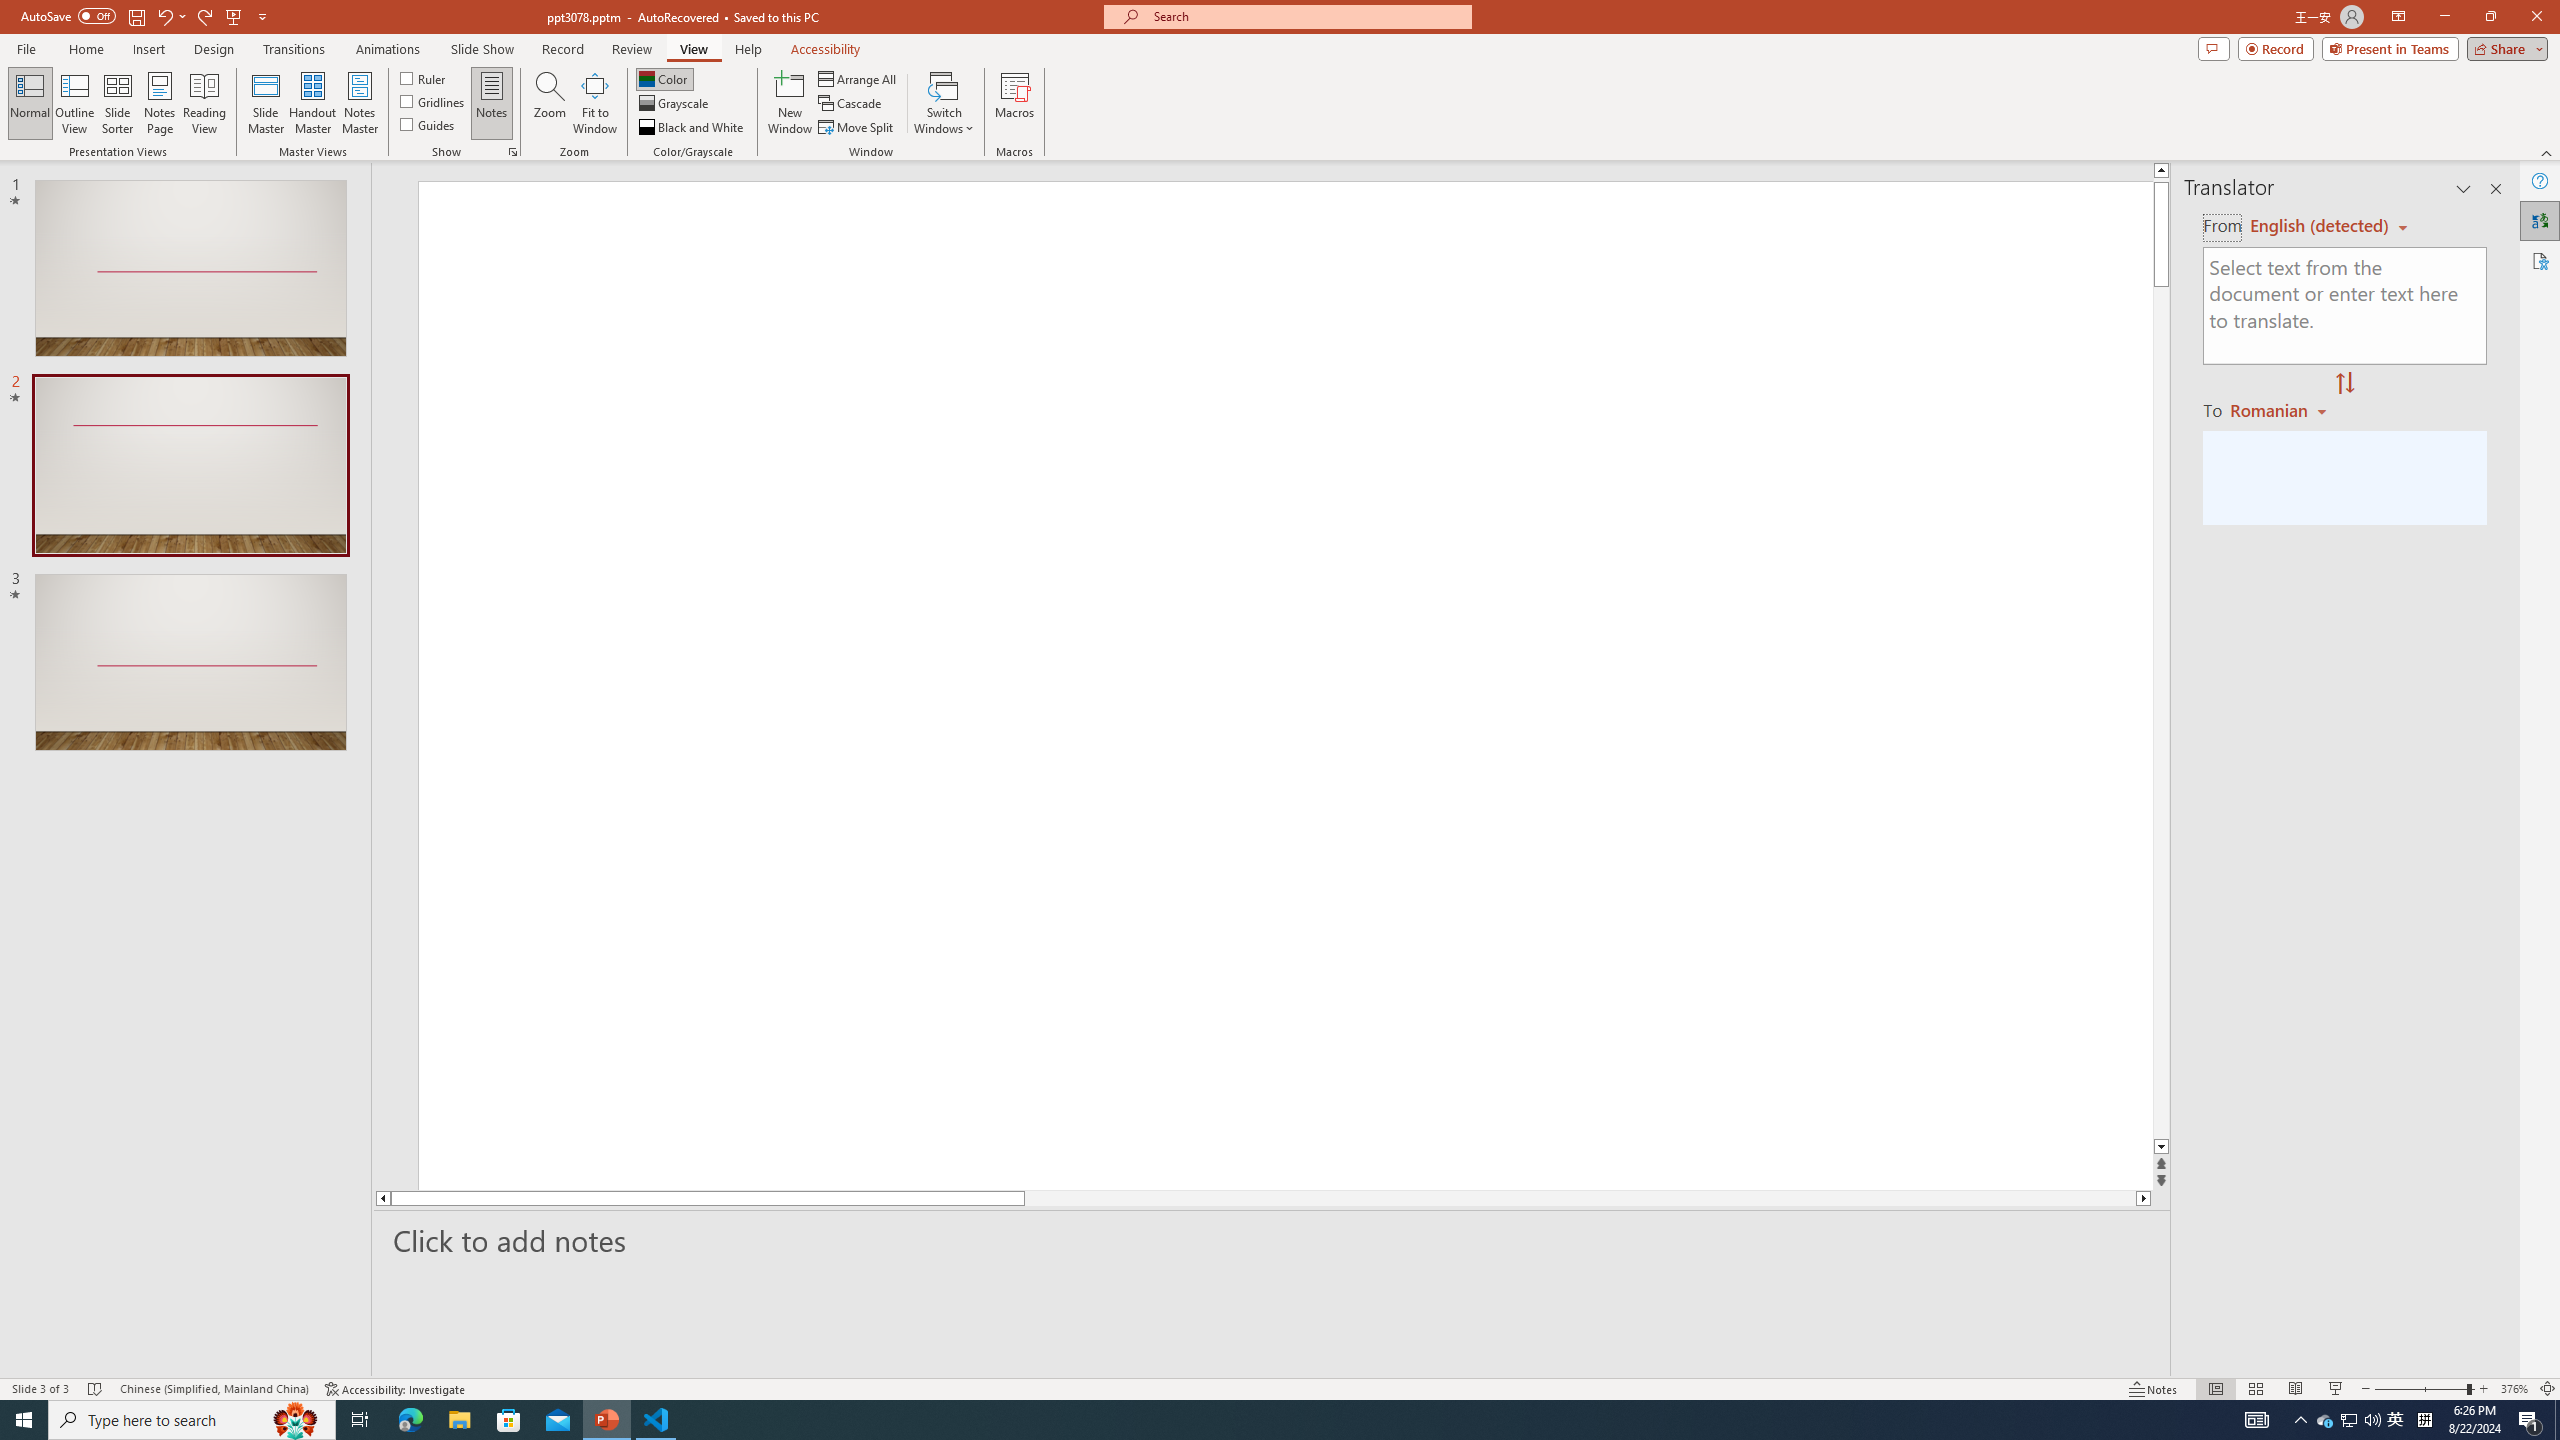 The width and height of the screenshot is (2560, 1440). I want to click on 'Zoom...', so click(550, 103).